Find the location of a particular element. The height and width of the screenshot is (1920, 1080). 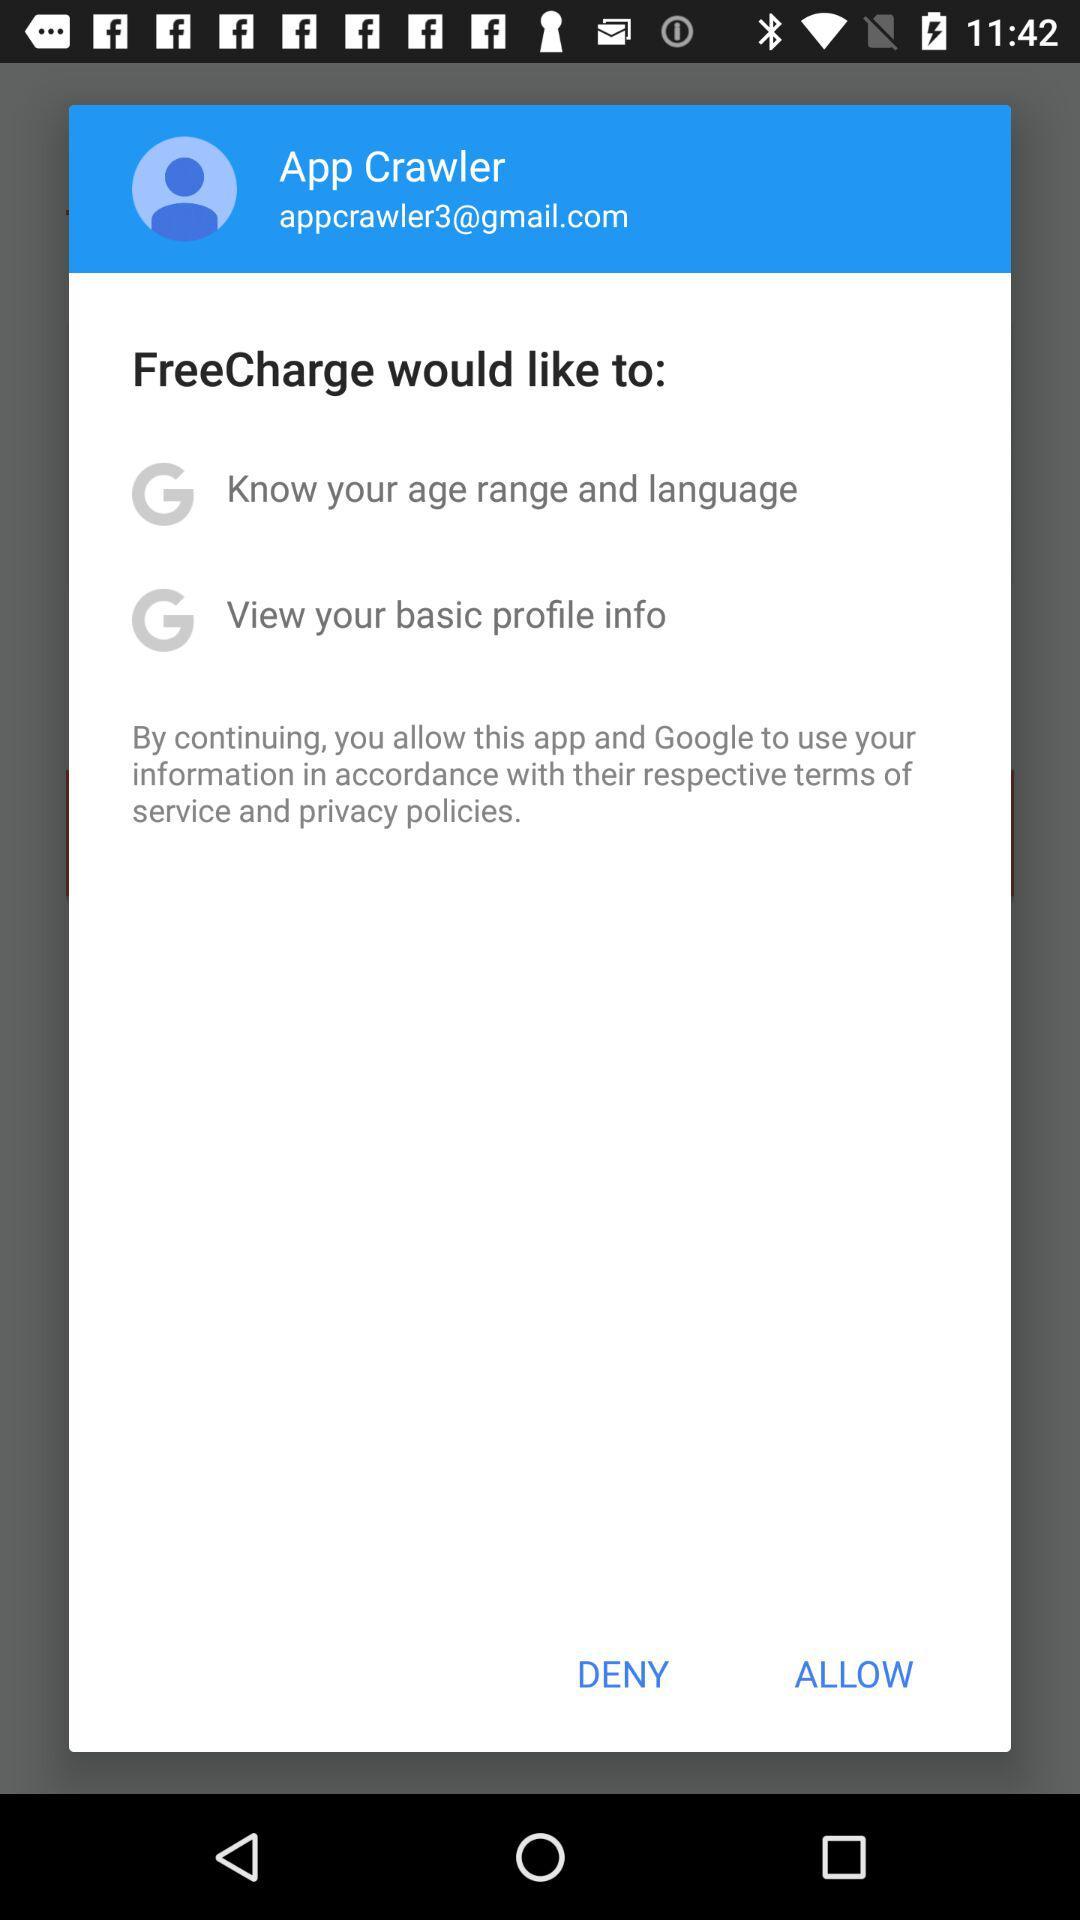

appcrawler3@gmail.com app is located at coordinates (454, 214).